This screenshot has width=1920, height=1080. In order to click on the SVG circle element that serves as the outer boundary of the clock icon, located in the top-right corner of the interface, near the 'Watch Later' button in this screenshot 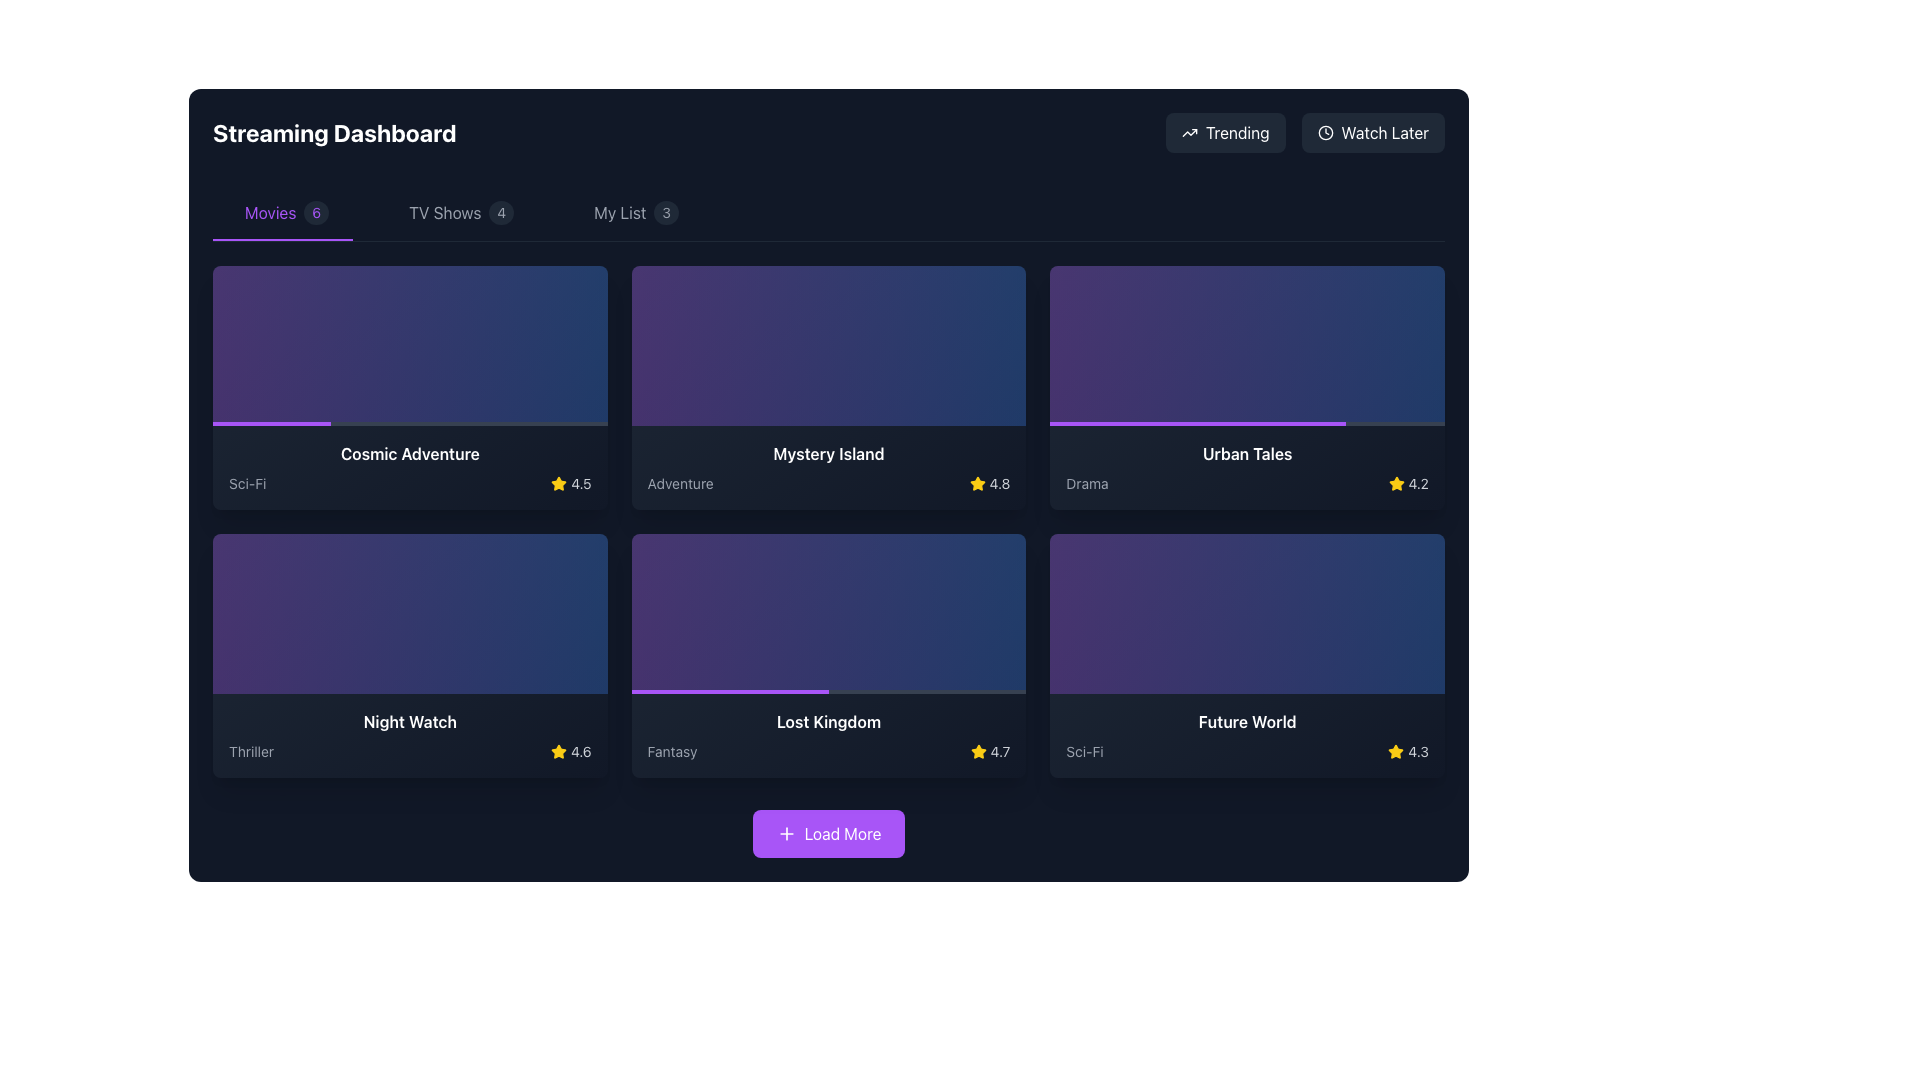, I will do `click(1325, 132)`.